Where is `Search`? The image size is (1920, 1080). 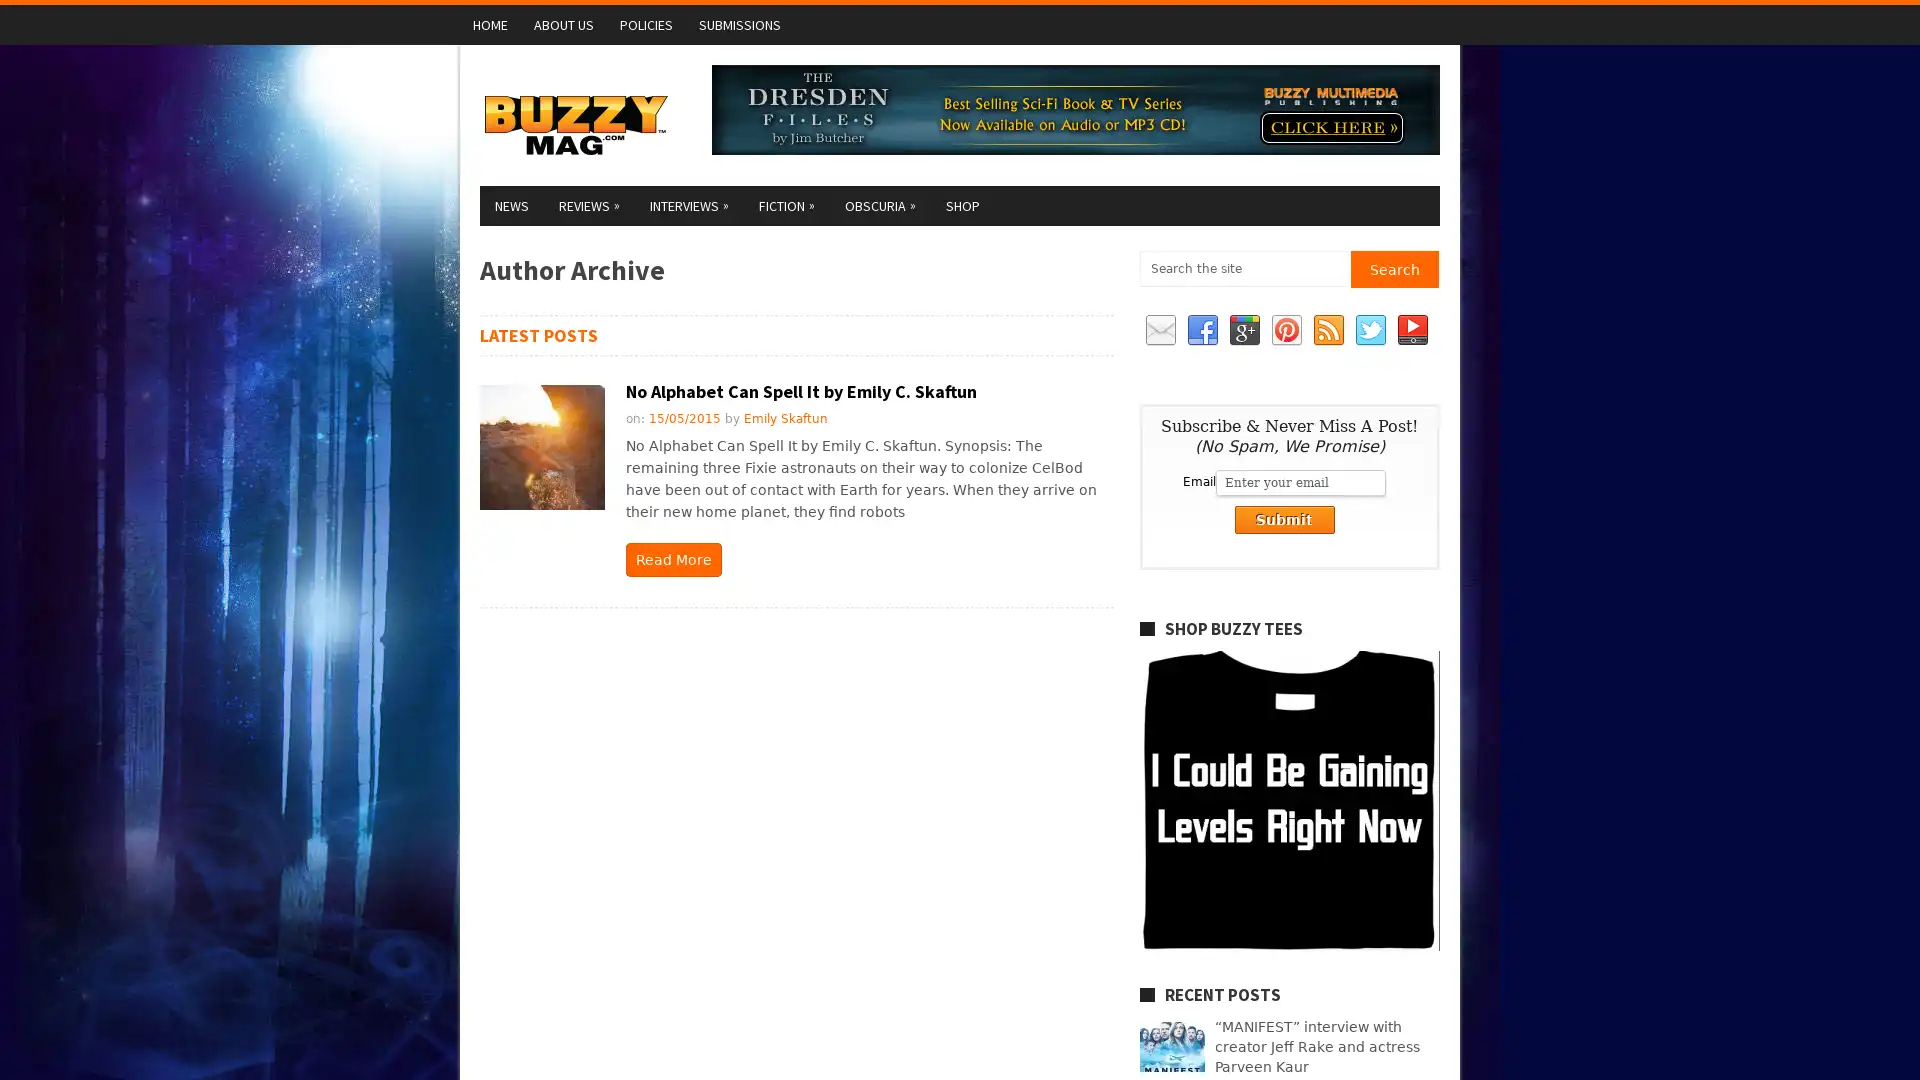
Search is located at coordinates (1393, 268).